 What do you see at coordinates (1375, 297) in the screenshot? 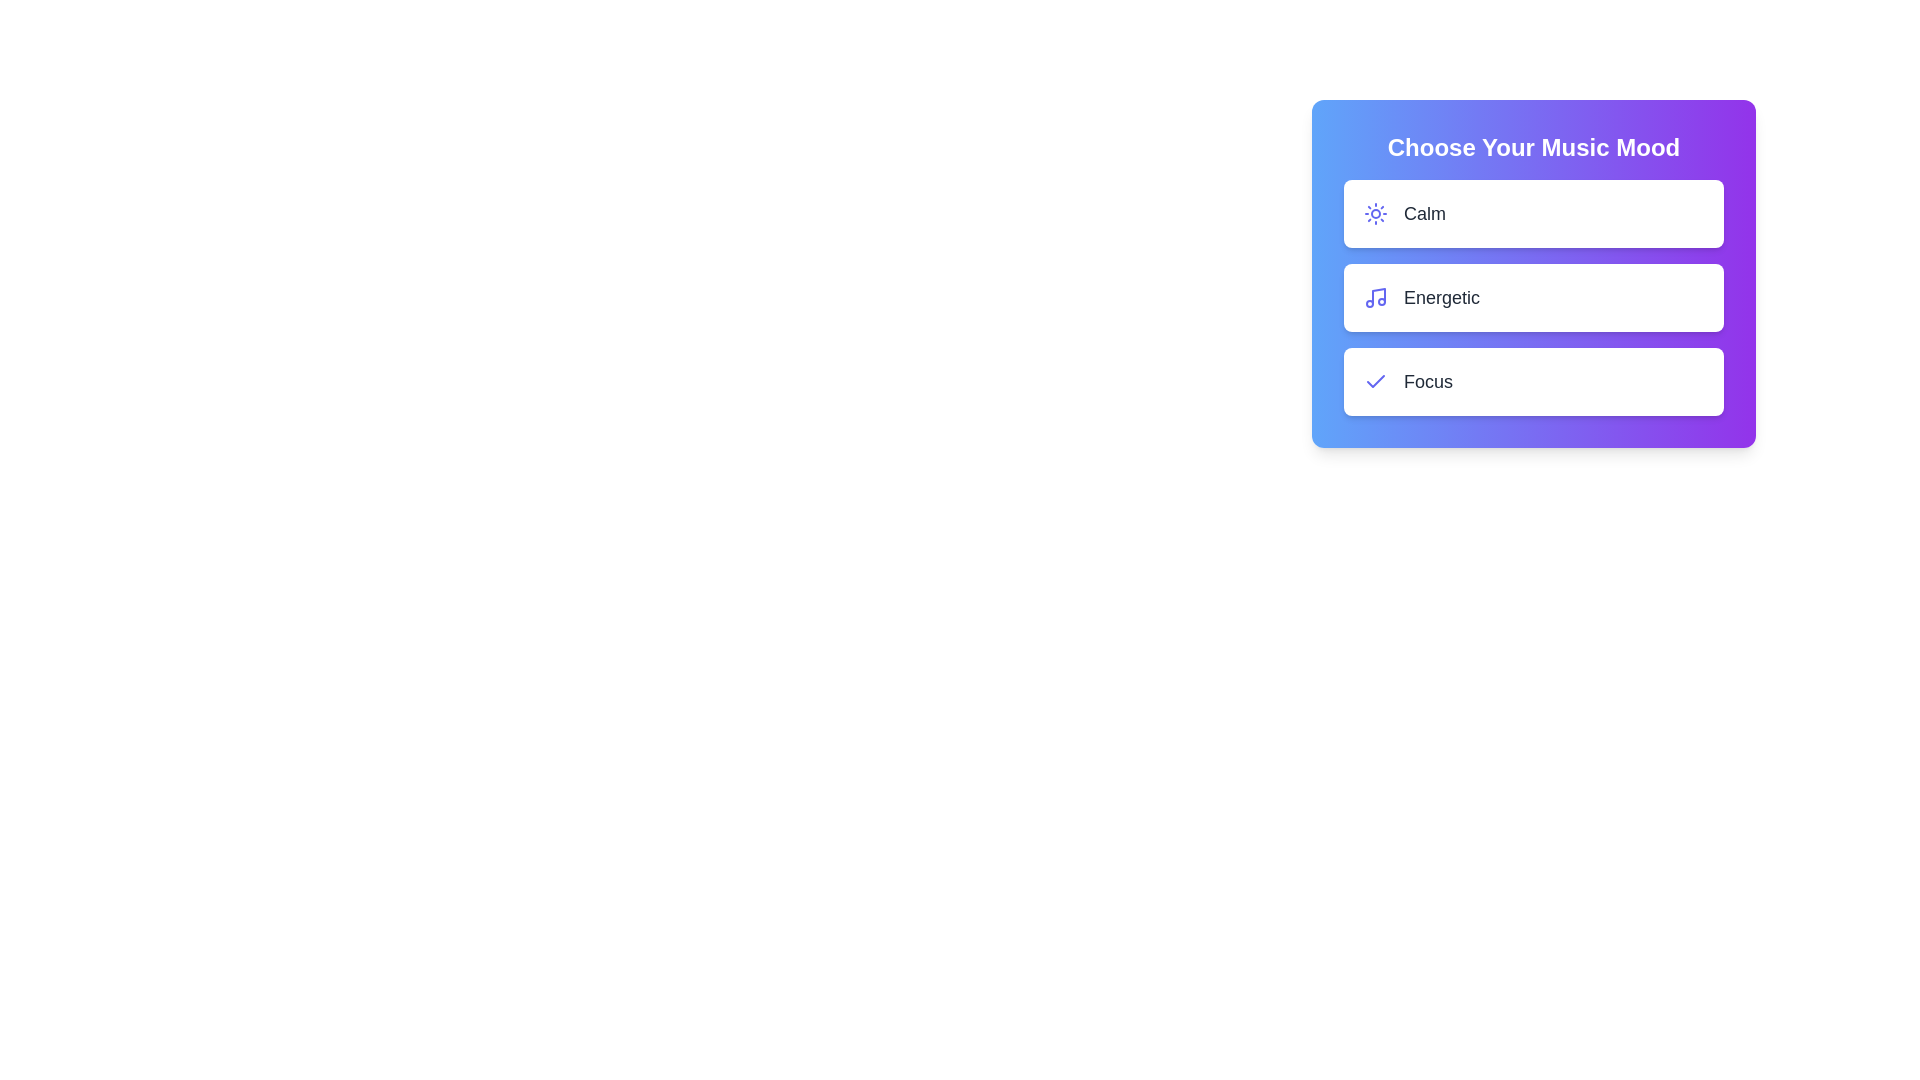
I see `the 'Energetic' mood icon located in the second option card of the list box, positioned to the far left` at bounding box center [1375, 297].